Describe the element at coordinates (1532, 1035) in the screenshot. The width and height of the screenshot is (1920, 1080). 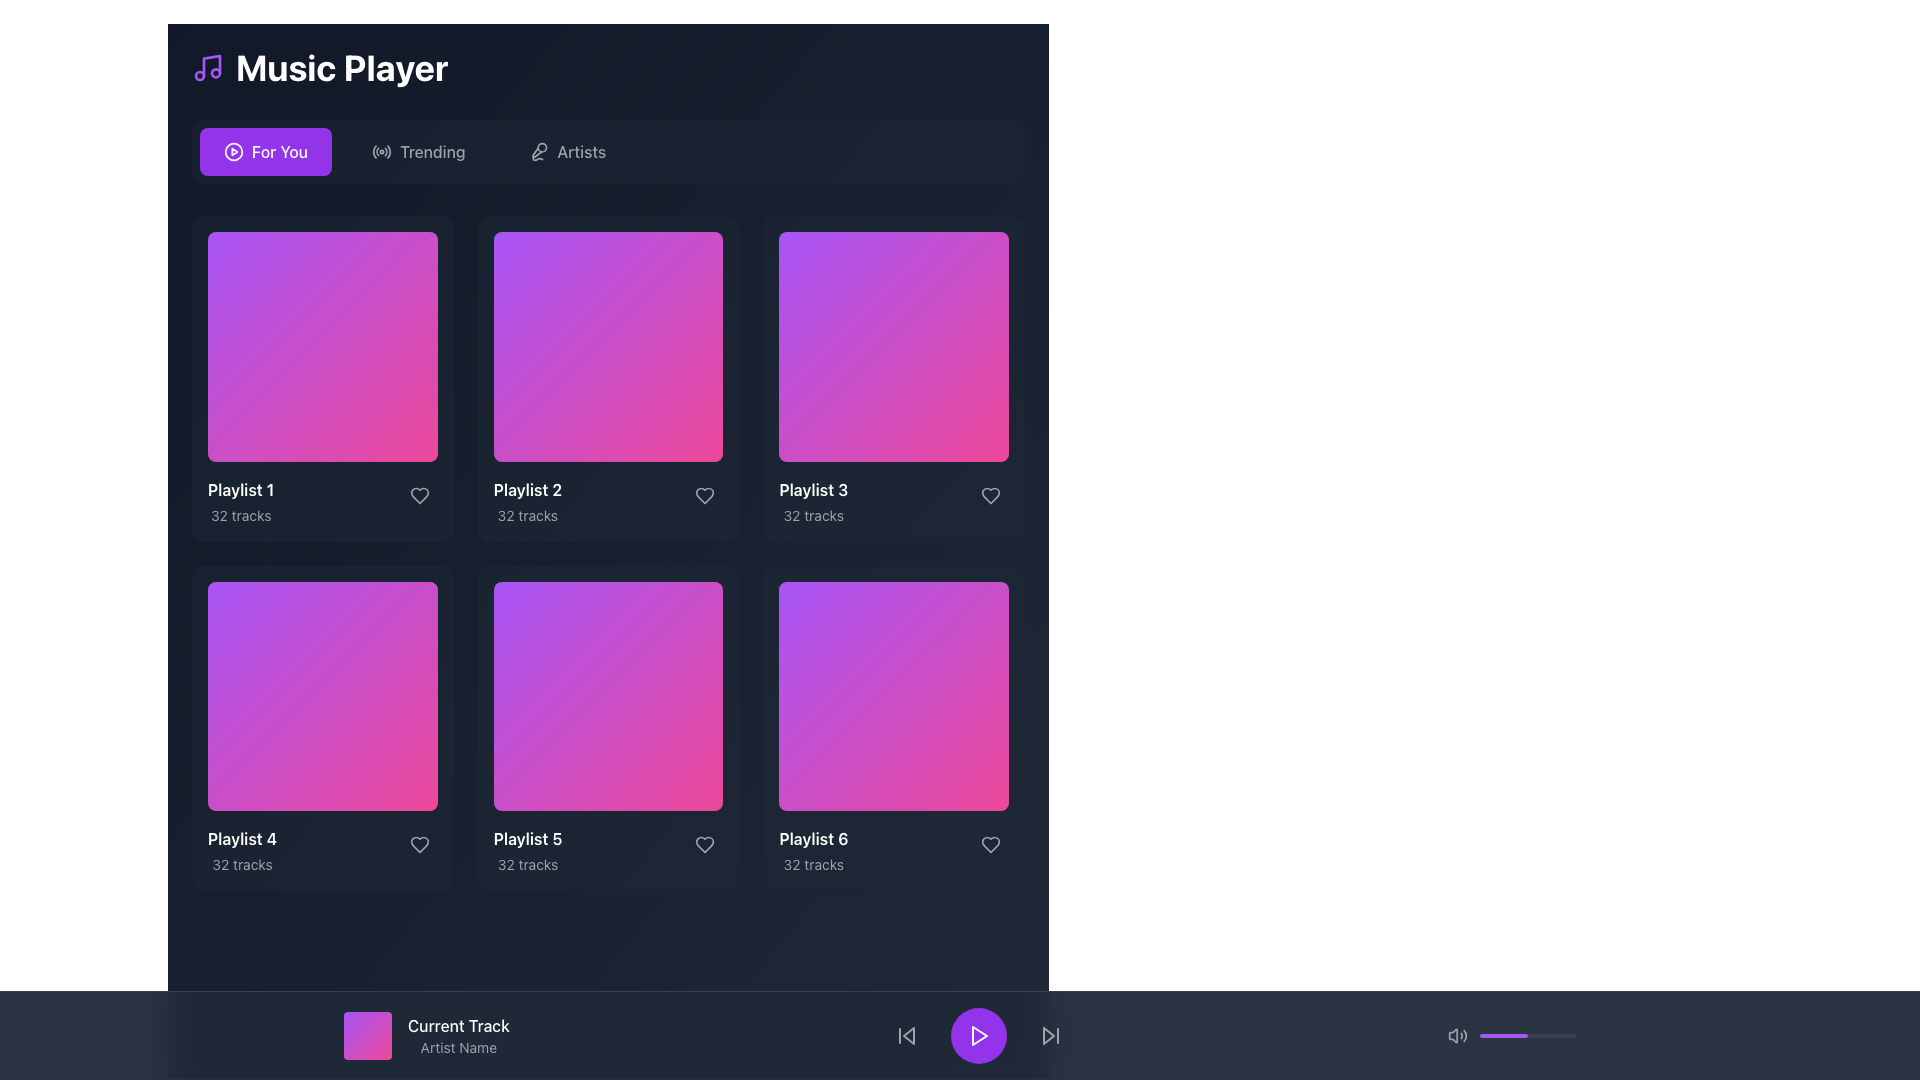
I see `the volume slider` at that location.